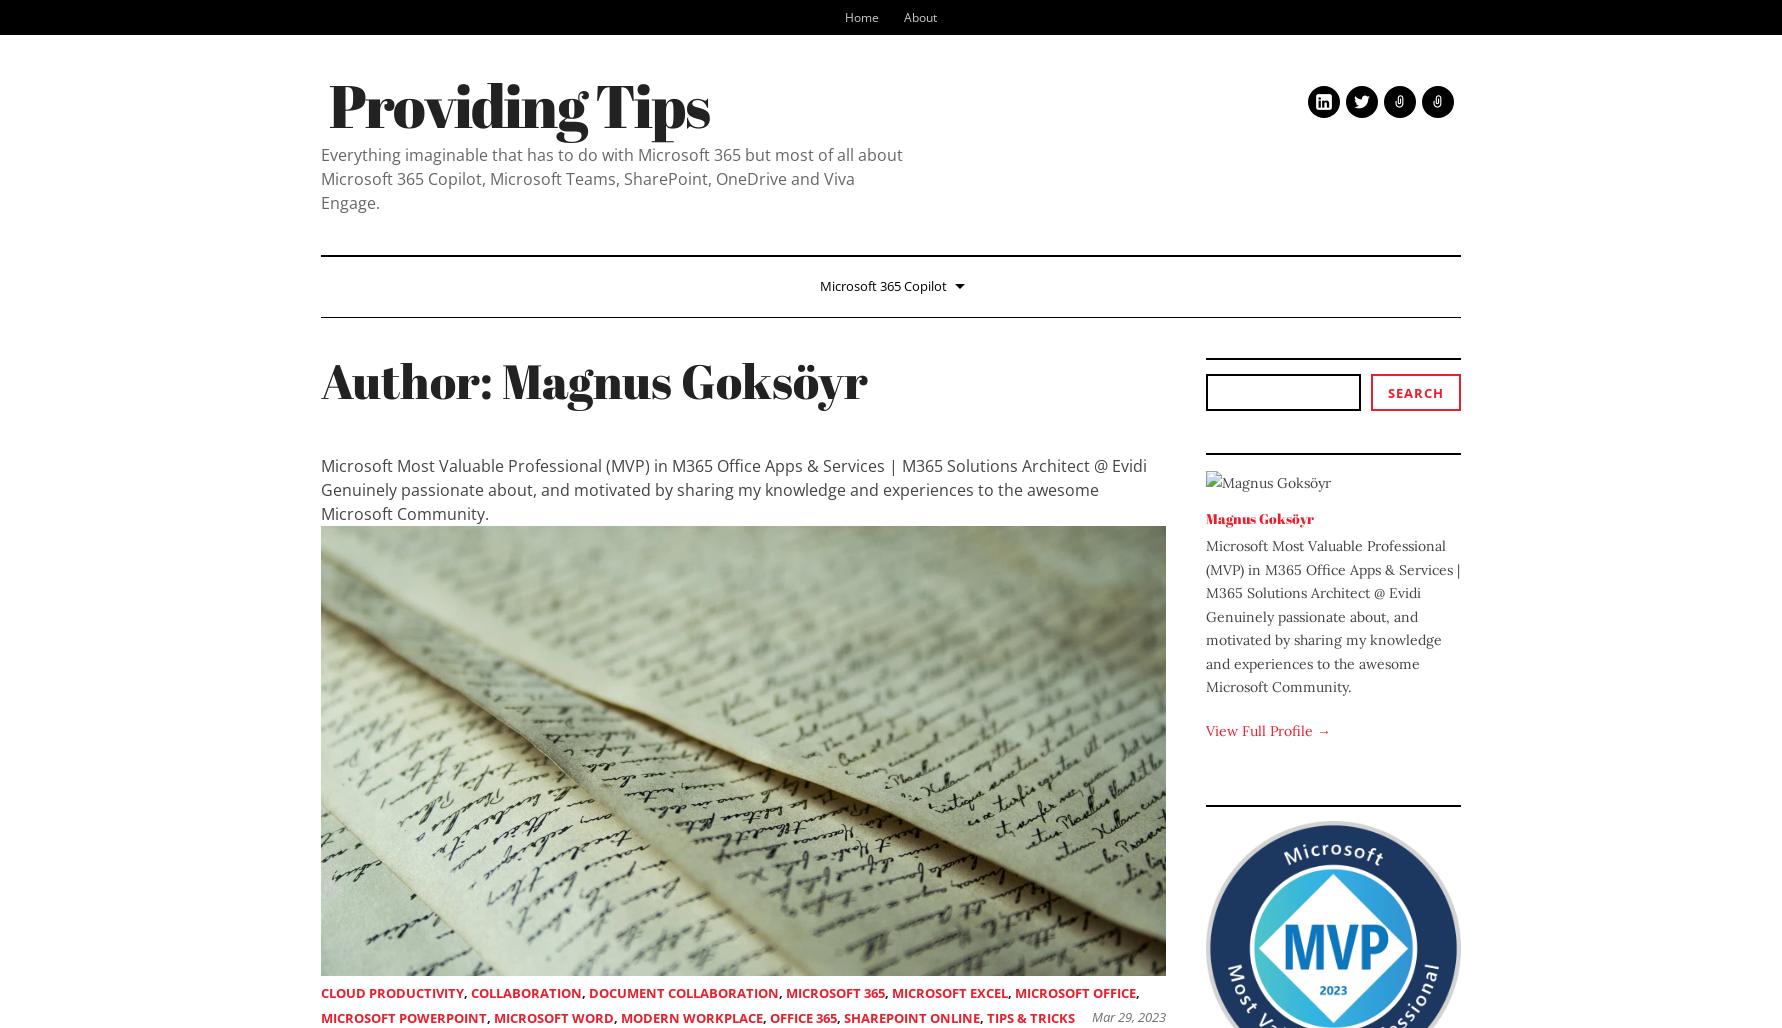 This screenshot has height=1028, width=1782. Describe the element at coordinates (860, 16) in the screenshot. I see `'Home'` at that location.